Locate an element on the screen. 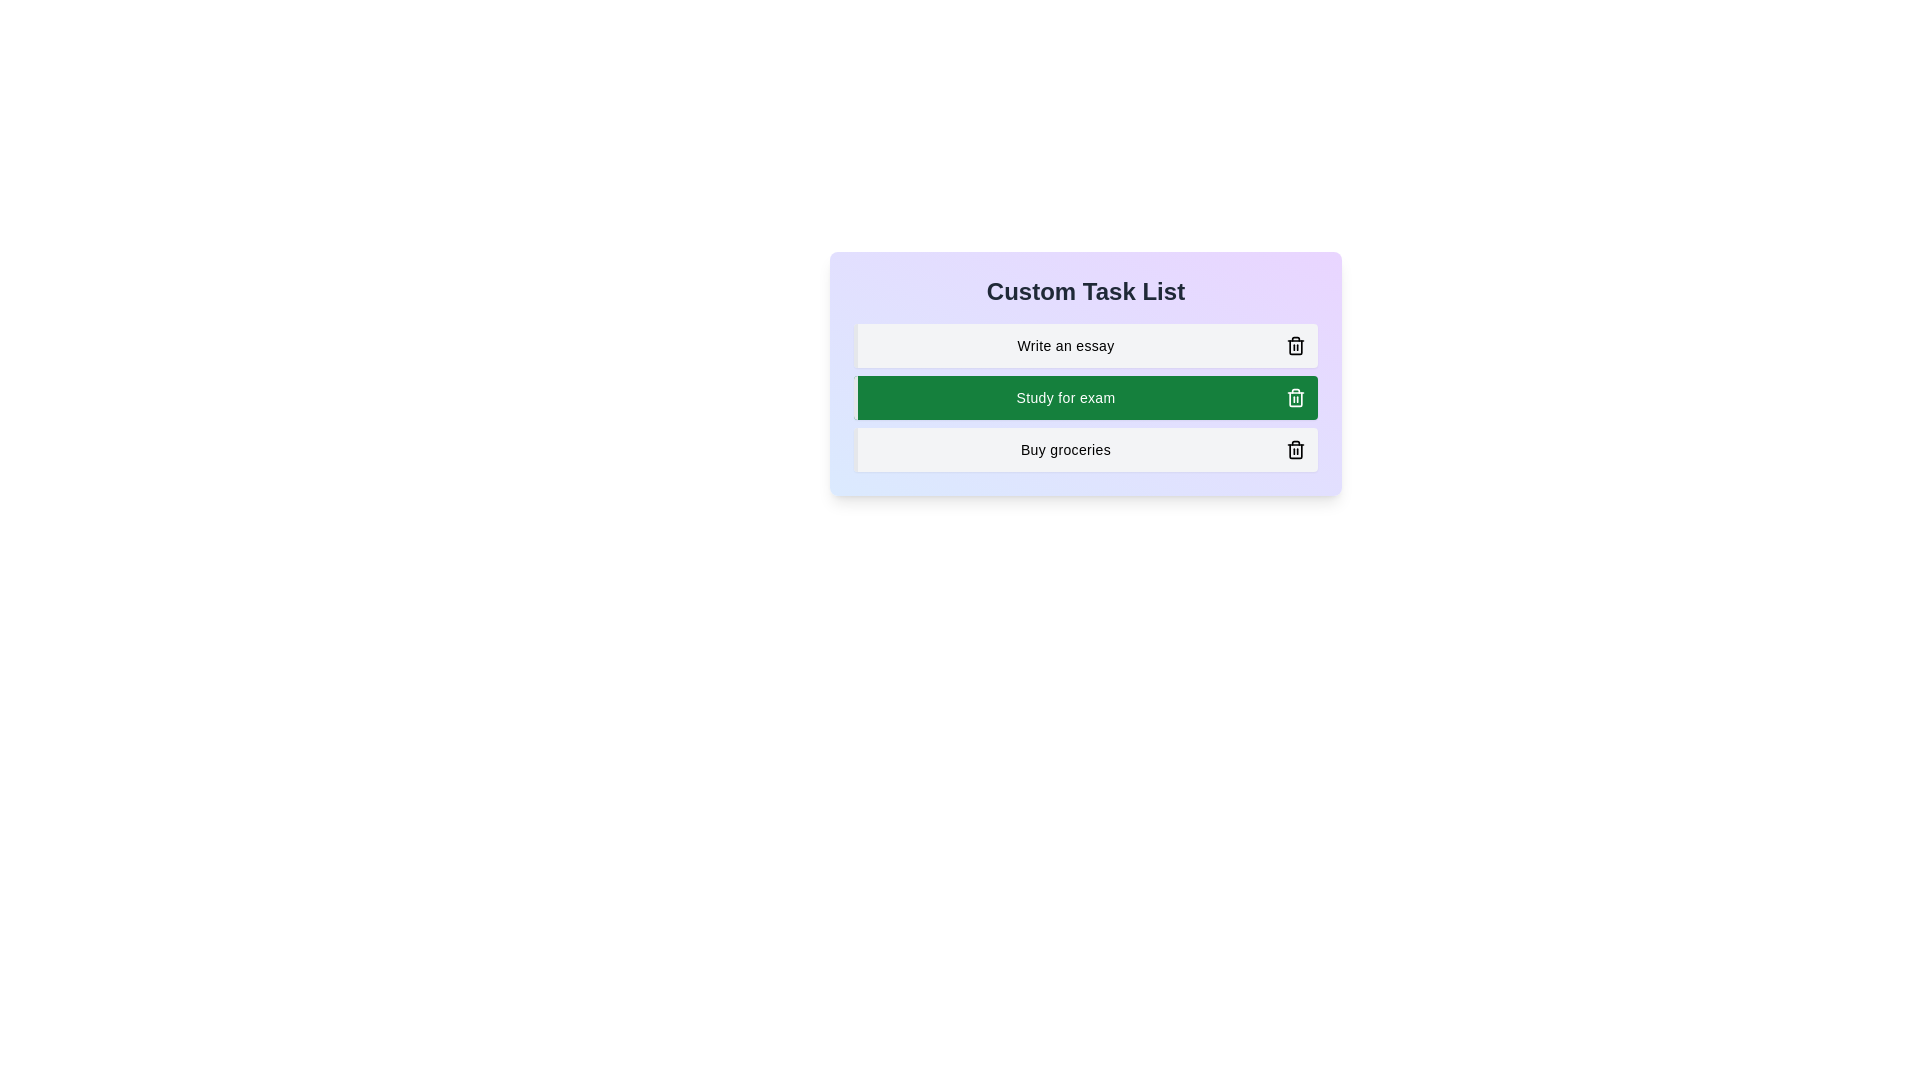 The height and width of the screenshot is (1080, 1920). trash icon corresponding to the task 'Study for exam' to delete it is located at coordinates (1296, 397).